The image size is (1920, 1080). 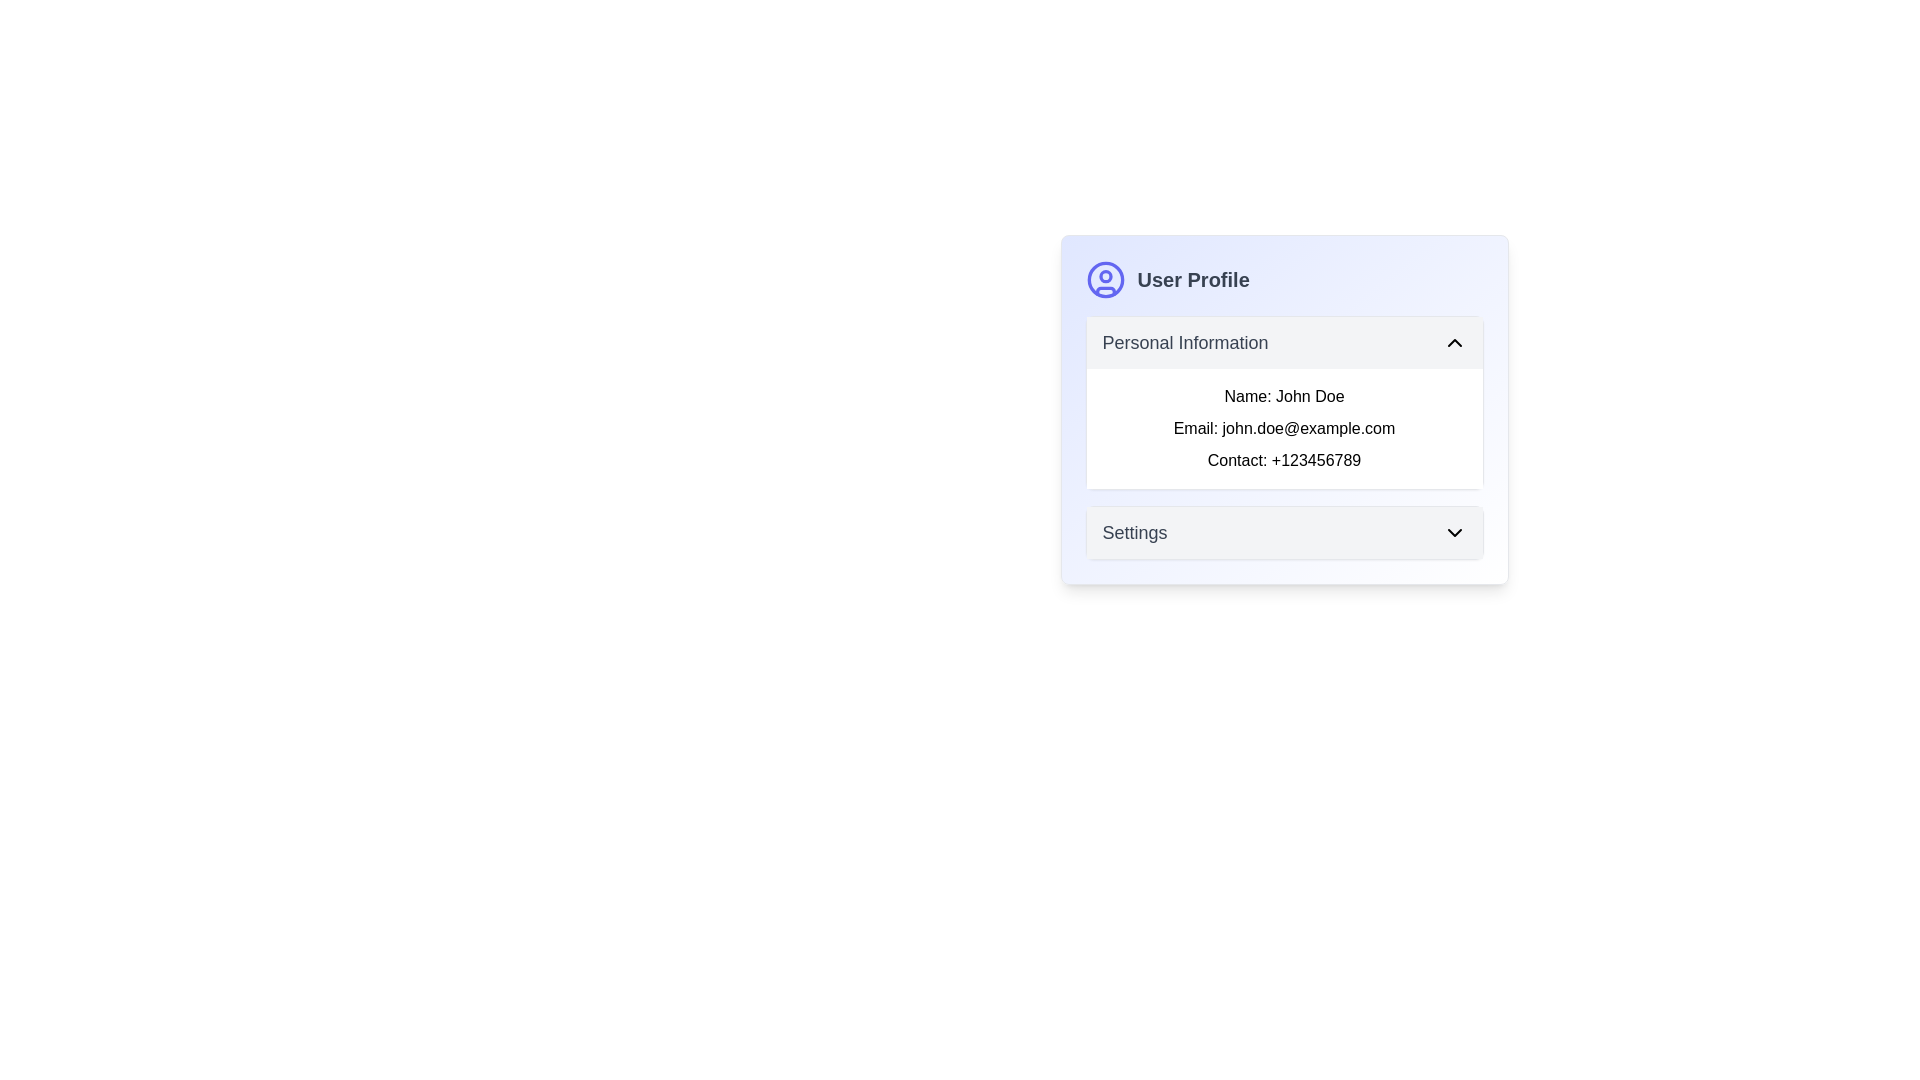 I want to click on the toggle or dropdown trigger button located at the bottom of the vertical card layout, so click(x=1284, y=531).